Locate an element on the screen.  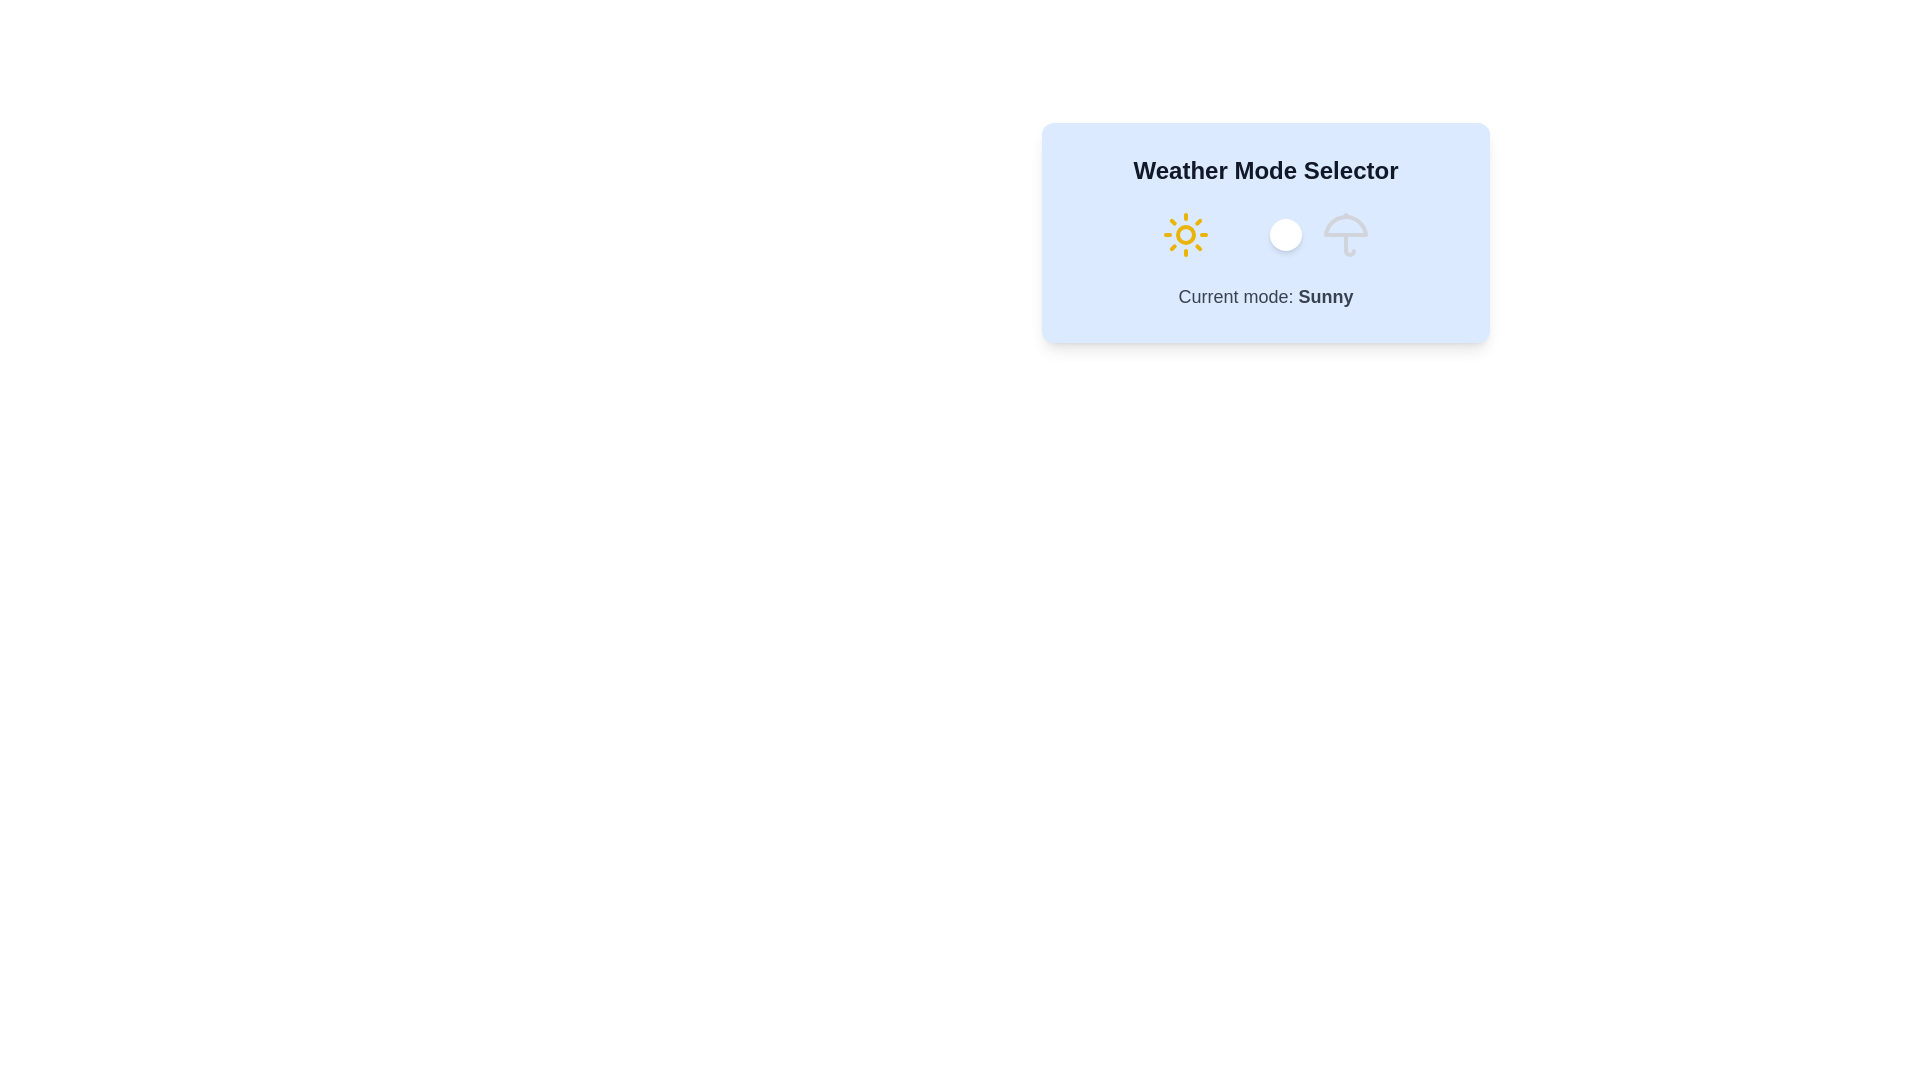
the yellow sun icon with rays, located within the 'Weather Mode Selector' card, which is the leftmost icon in the group, to the left of the toggle switch and umbrella icon is located at coordinates (1185, 234).